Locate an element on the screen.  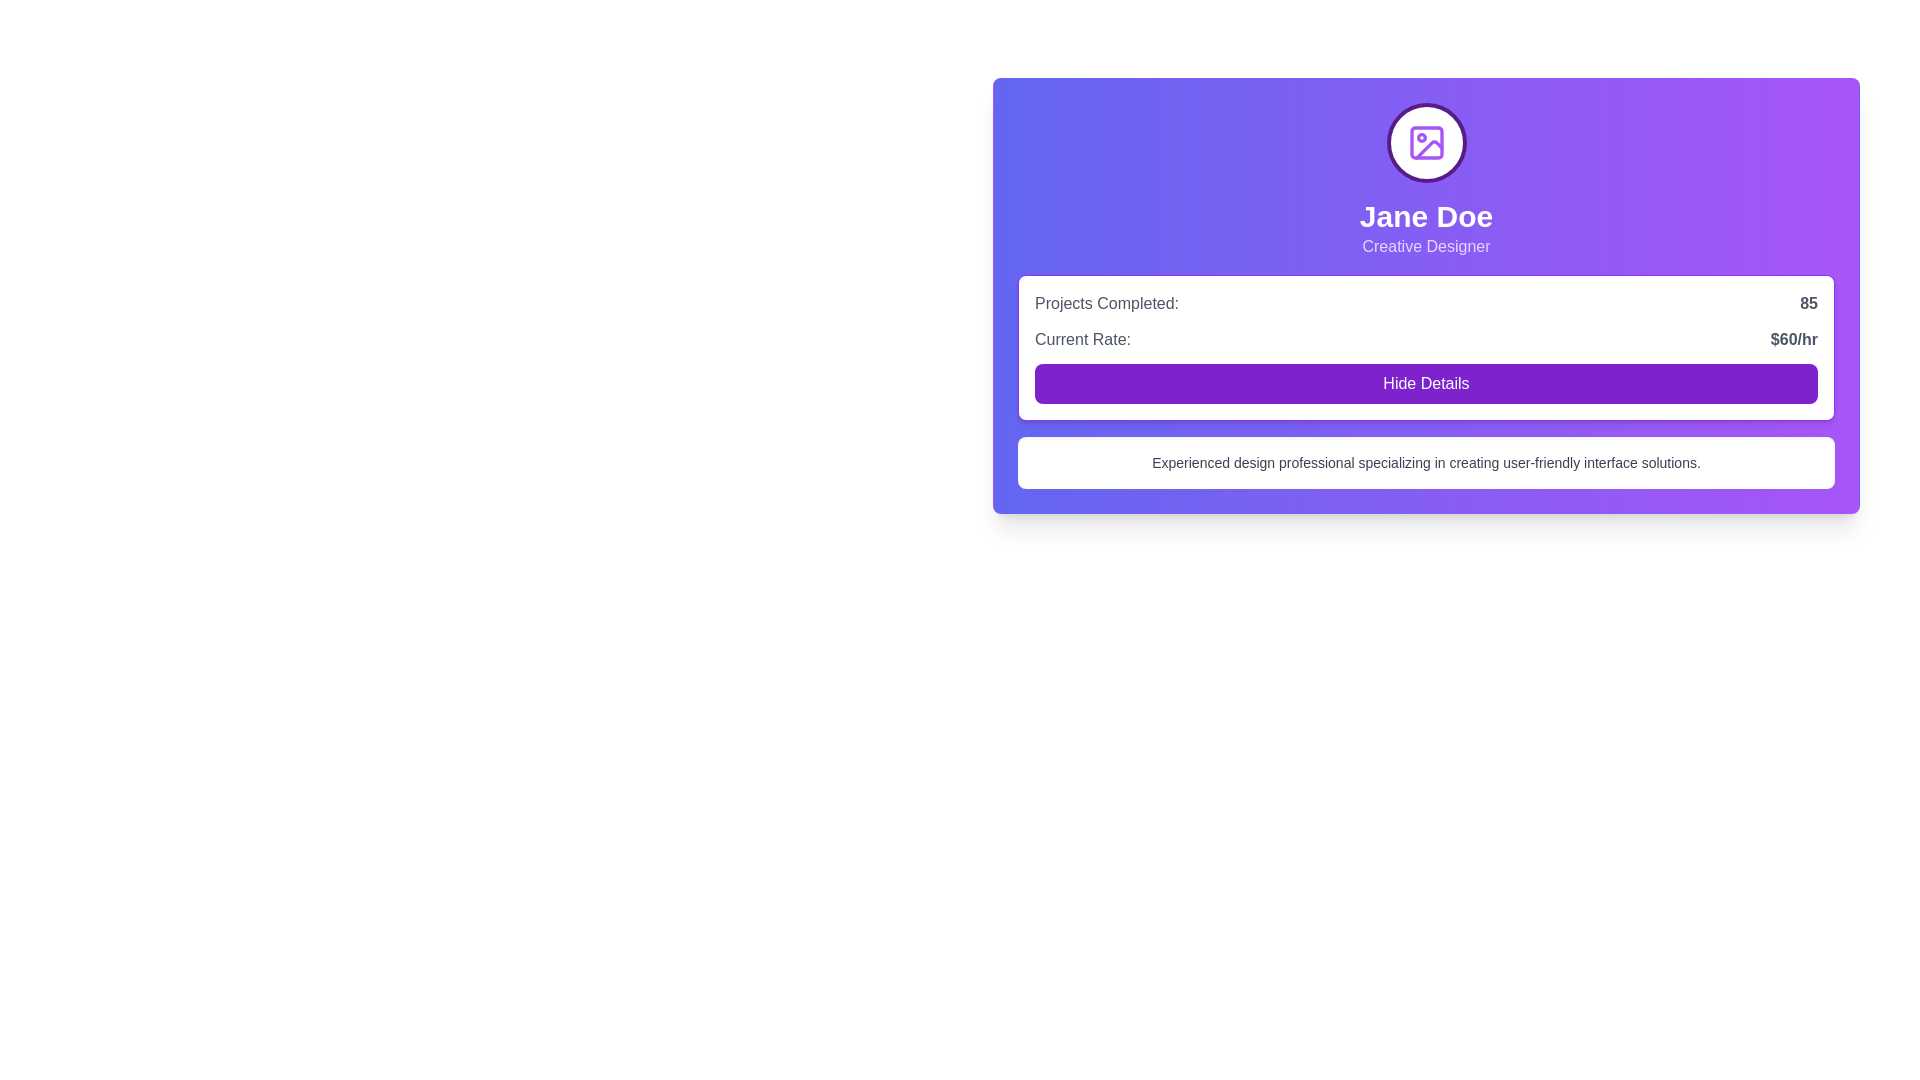
the Text Label located at the bottom of the vertical card layout, beneath the 'Hide Details' button, inside a white, rounded rectangle is located at coordinates (1425, 462).